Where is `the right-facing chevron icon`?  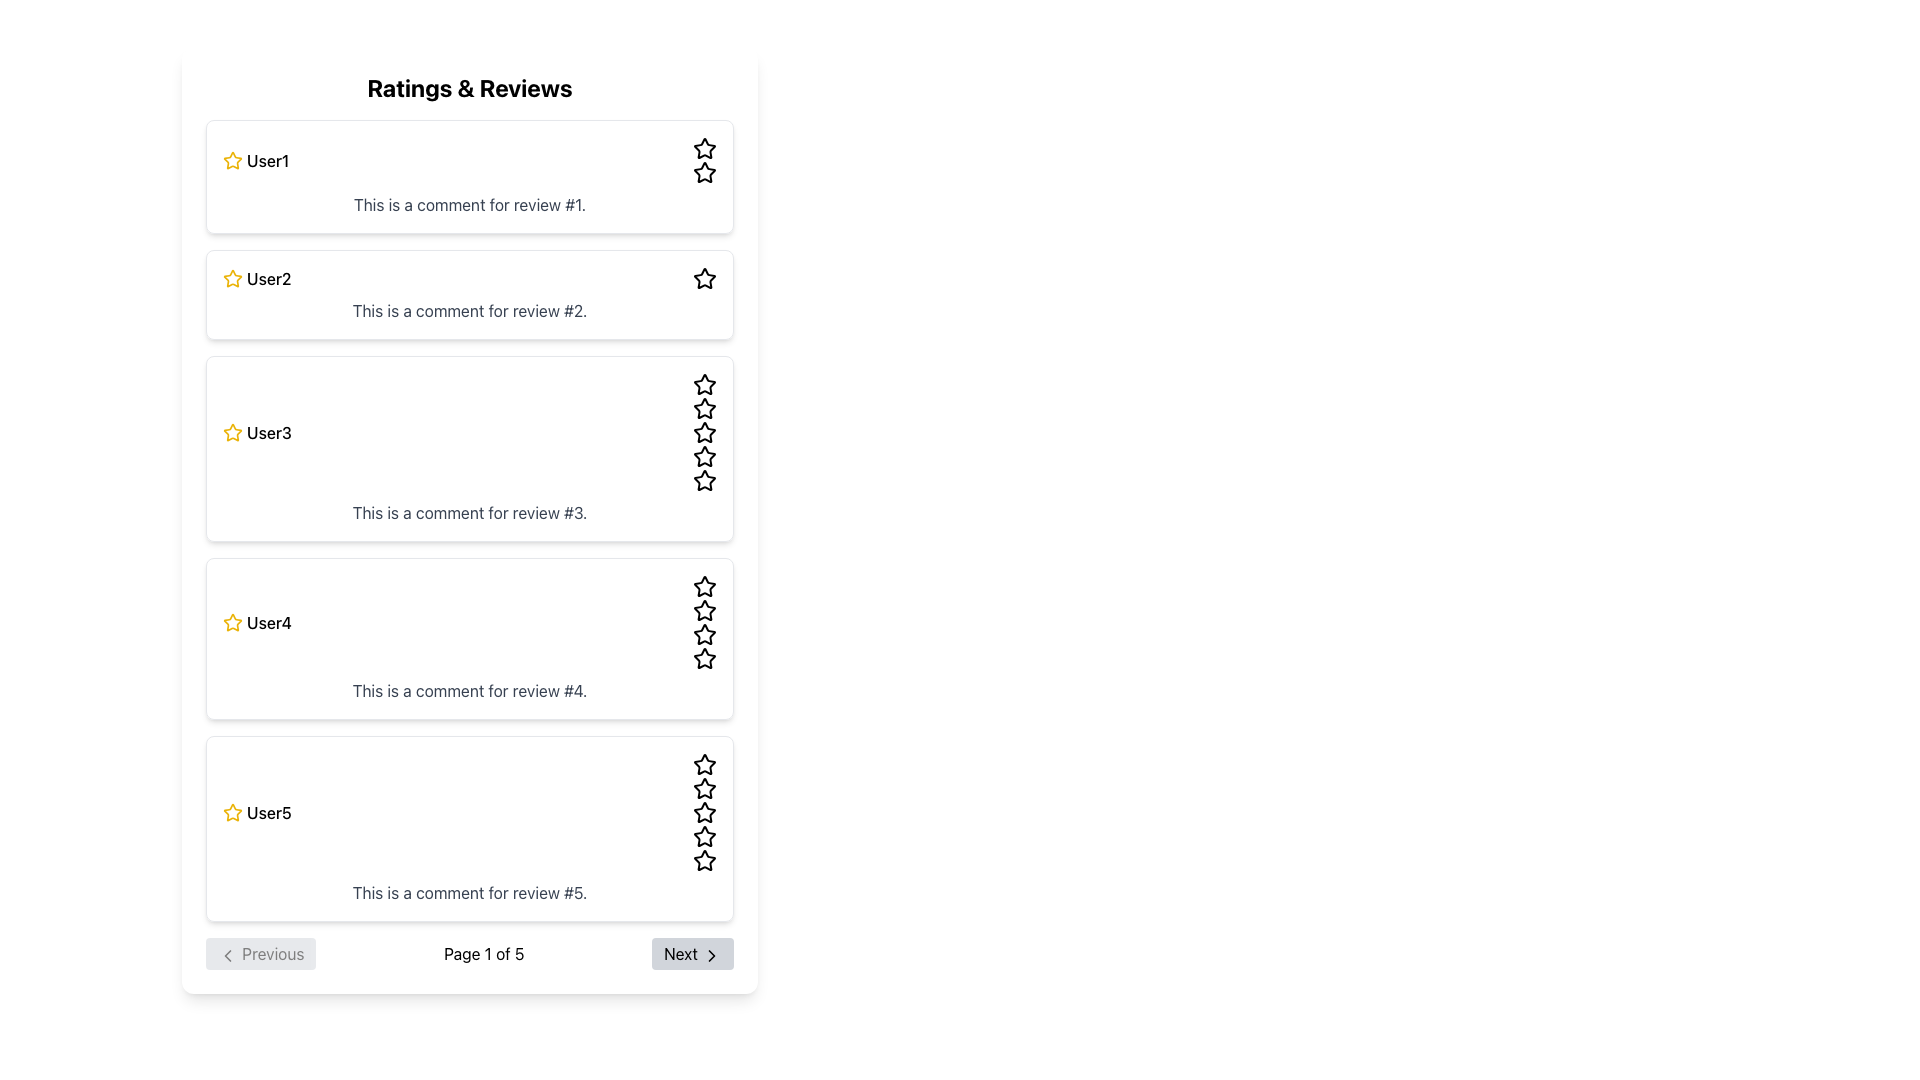 the right-facing chevron icon is located at coordinates (711, 954).